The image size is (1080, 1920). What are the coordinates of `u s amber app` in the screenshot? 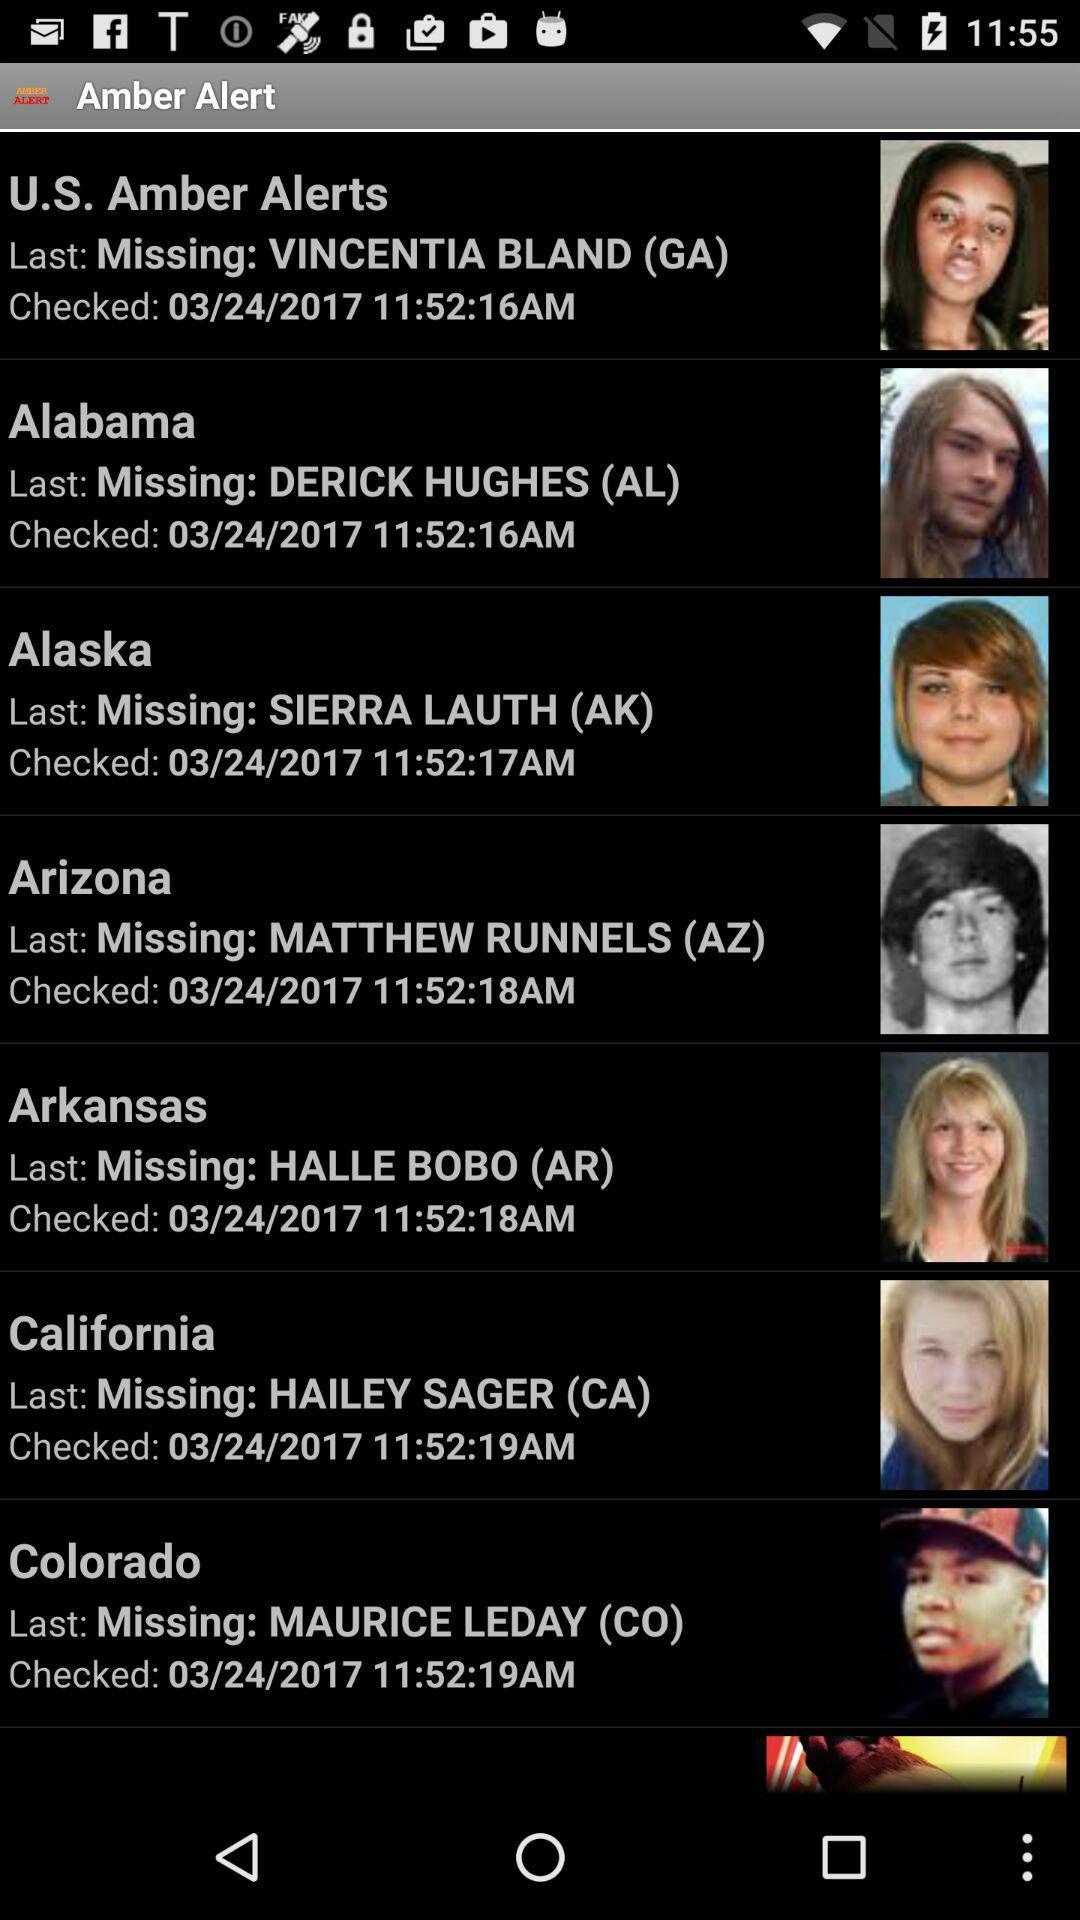 It's located at (434, 191).